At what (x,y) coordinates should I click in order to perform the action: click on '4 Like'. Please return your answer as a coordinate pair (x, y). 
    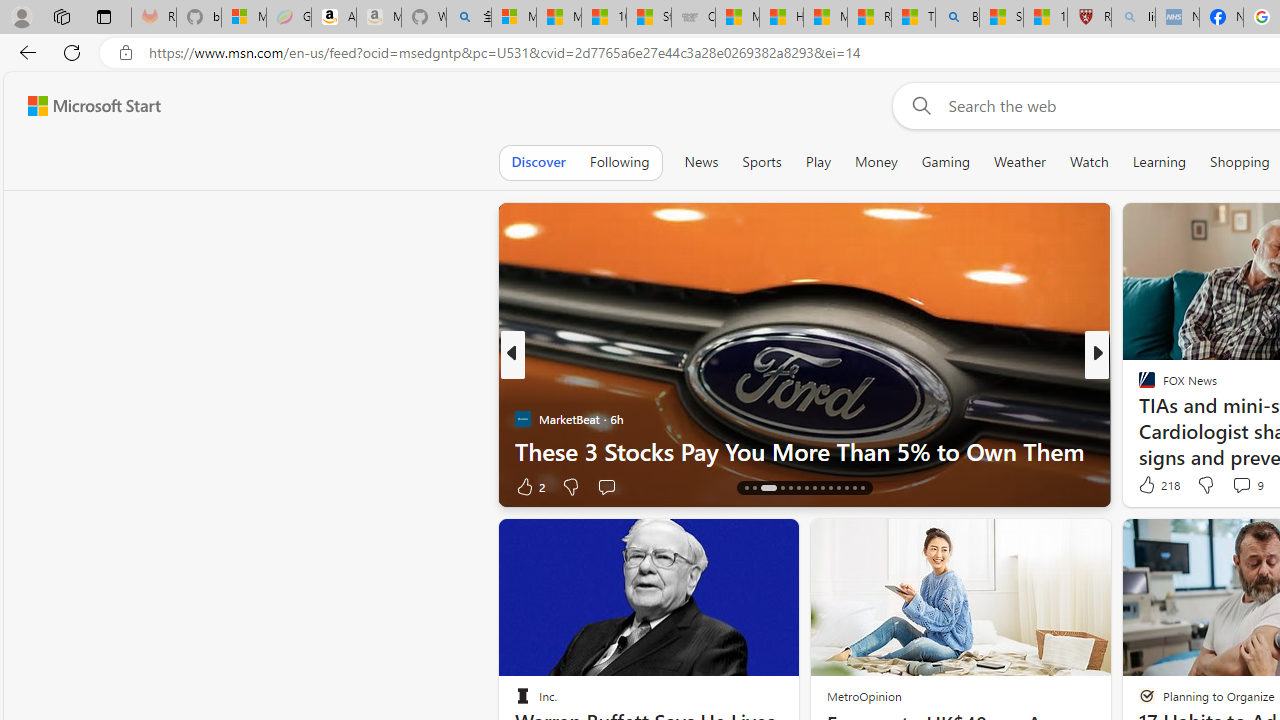
    Looking at the image, I should click on (1145, 486).